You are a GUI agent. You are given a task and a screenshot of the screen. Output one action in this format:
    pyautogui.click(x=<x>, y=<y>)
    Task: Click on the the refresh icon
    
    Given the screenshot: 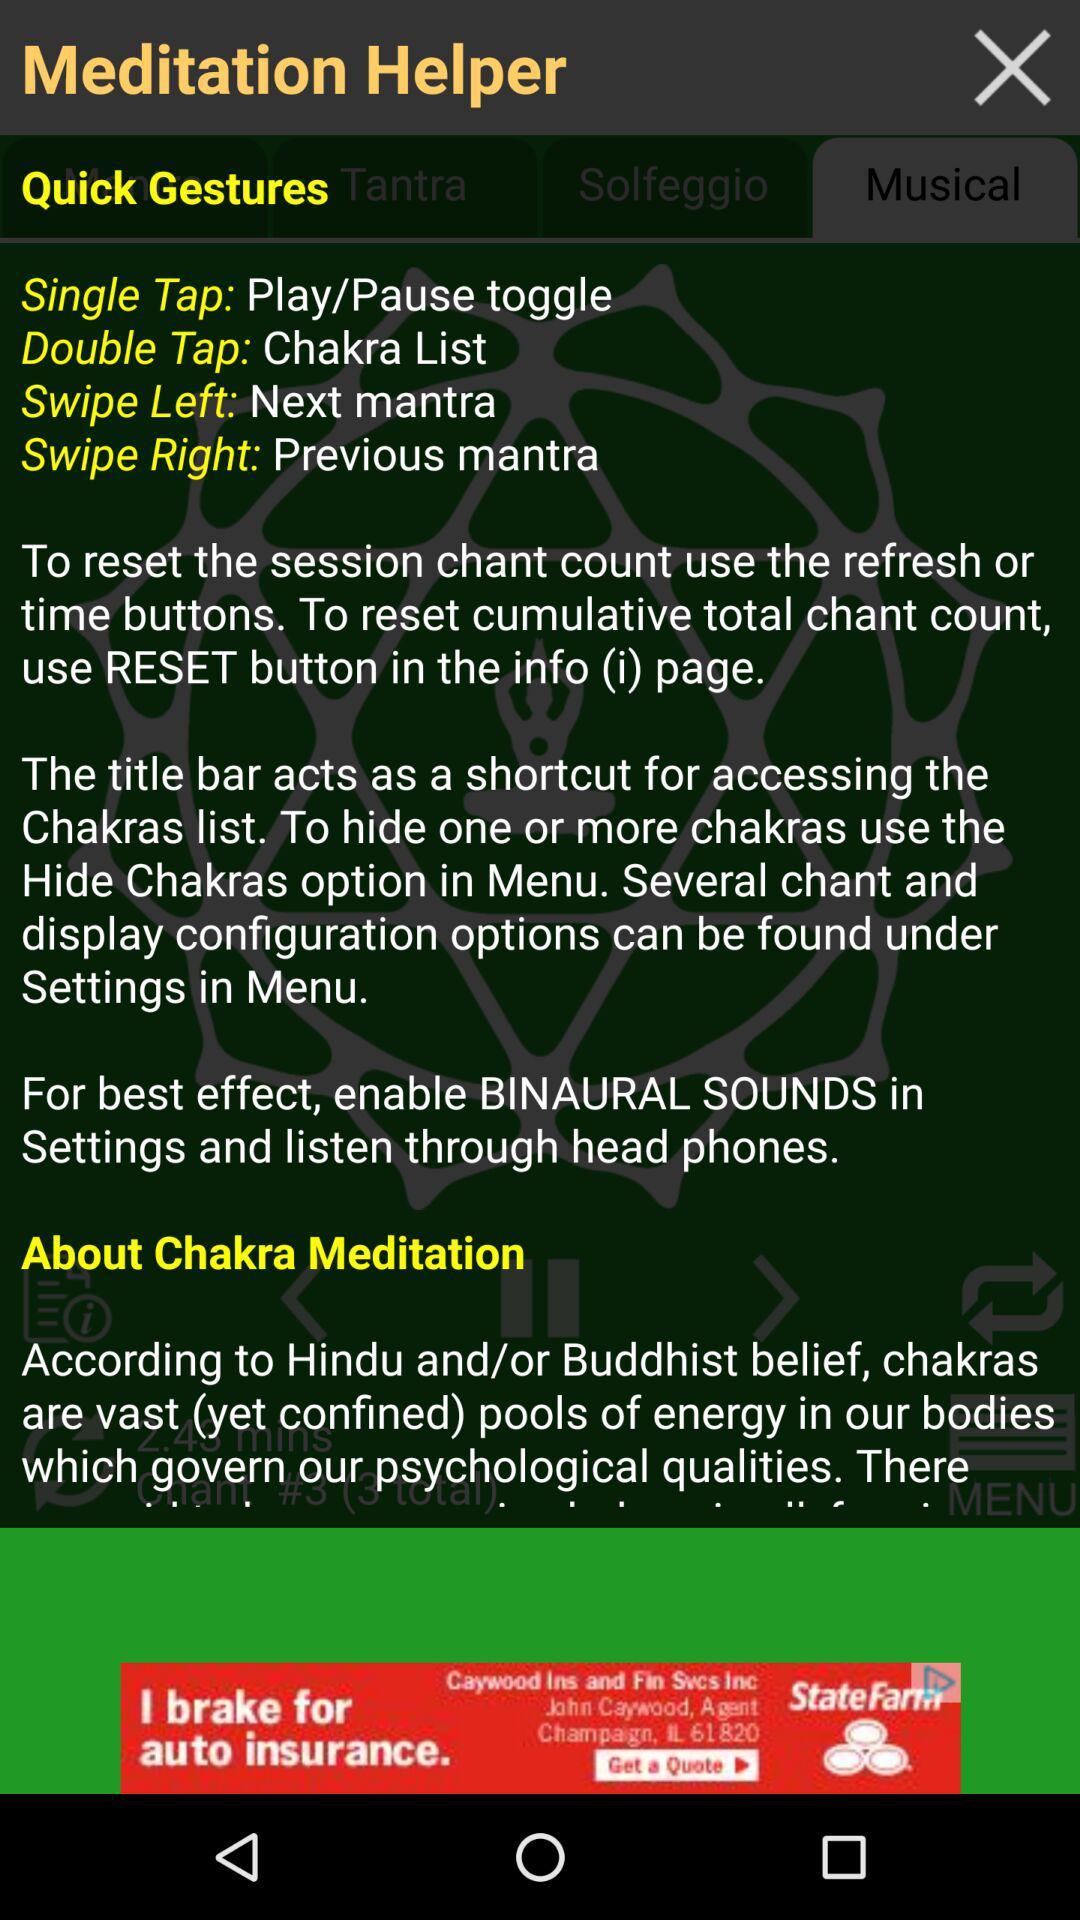 What is the action you would take?
    pyautogui.click(x=66, y=1561)
    